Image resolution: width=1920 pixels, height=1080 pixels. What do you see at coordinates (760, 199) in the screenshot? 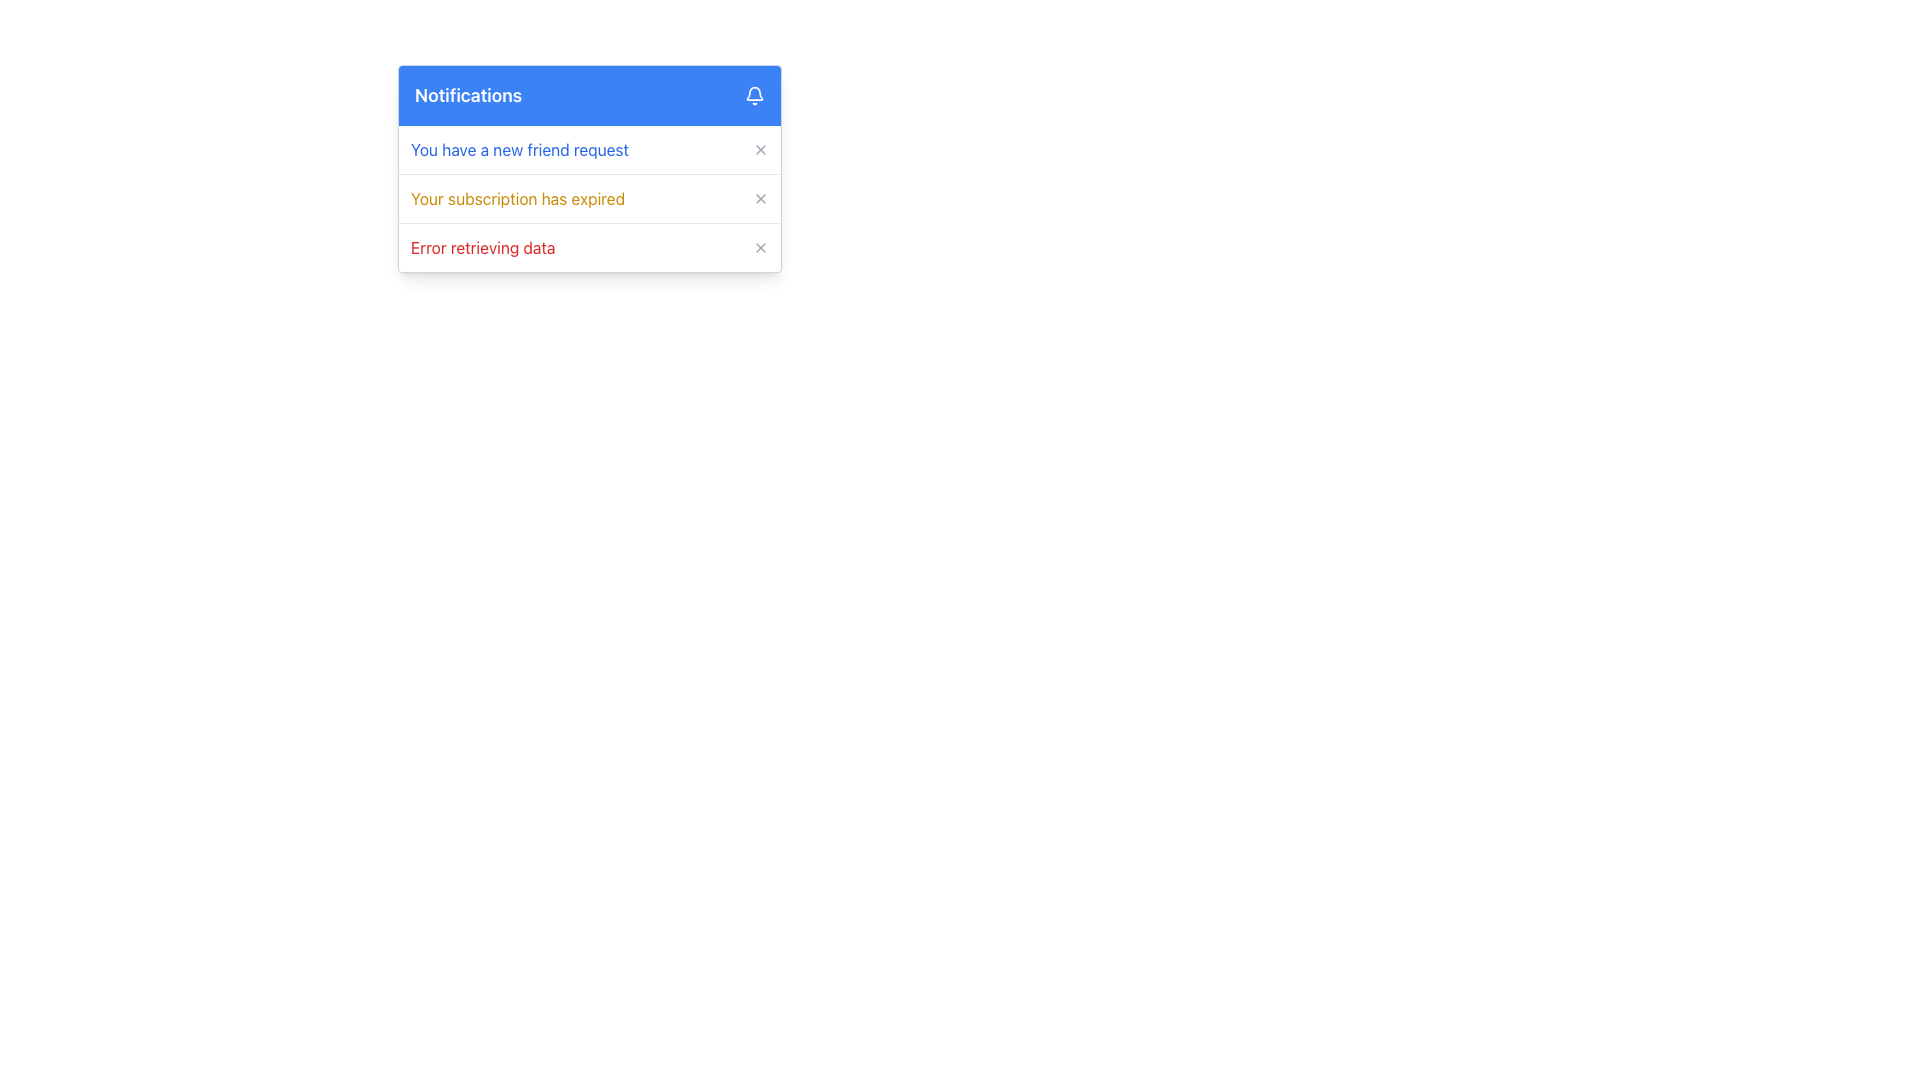
I see `the dismiss button located on the right side of the notification bar displaying the message 'Your subscription has expired.'` at bounding box center [760, 199].